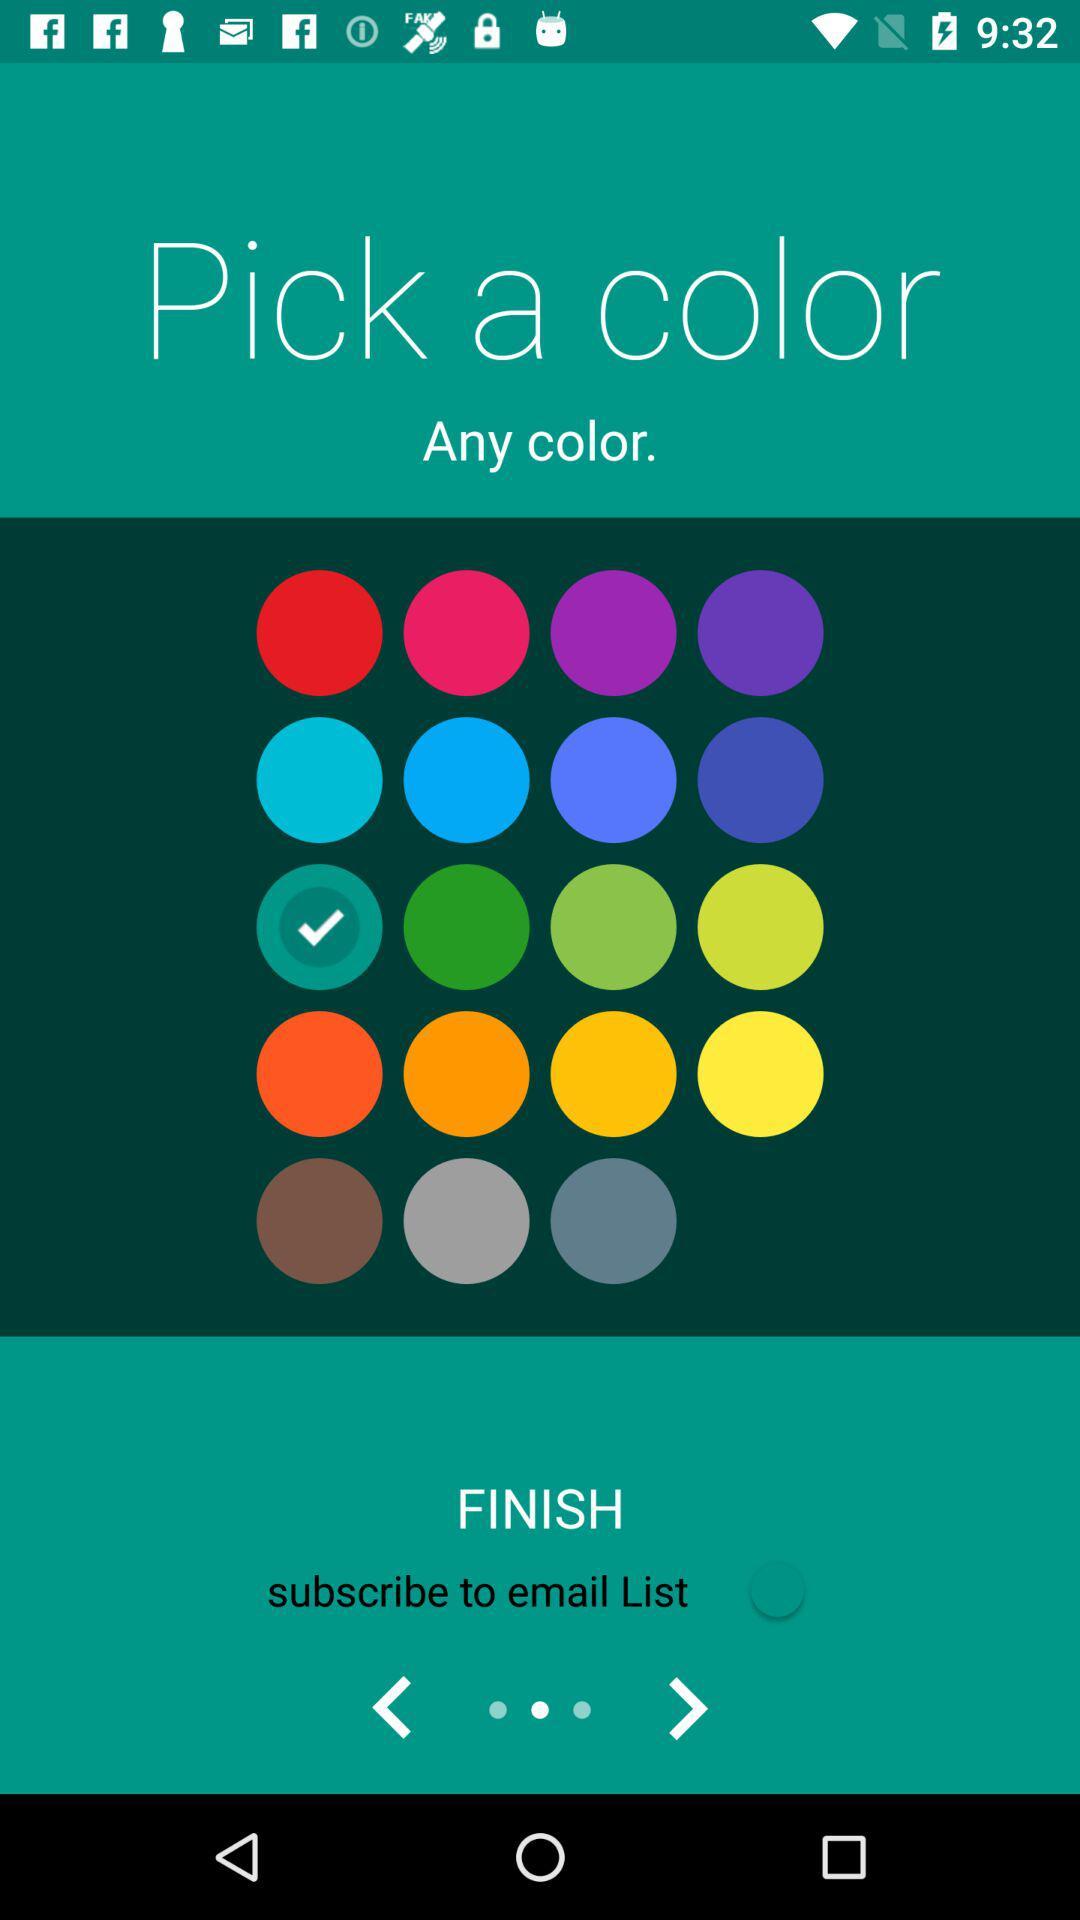 This screenshot has width=1080, height=1920. I want to click on left most green color is checked, so click(393, 1708).